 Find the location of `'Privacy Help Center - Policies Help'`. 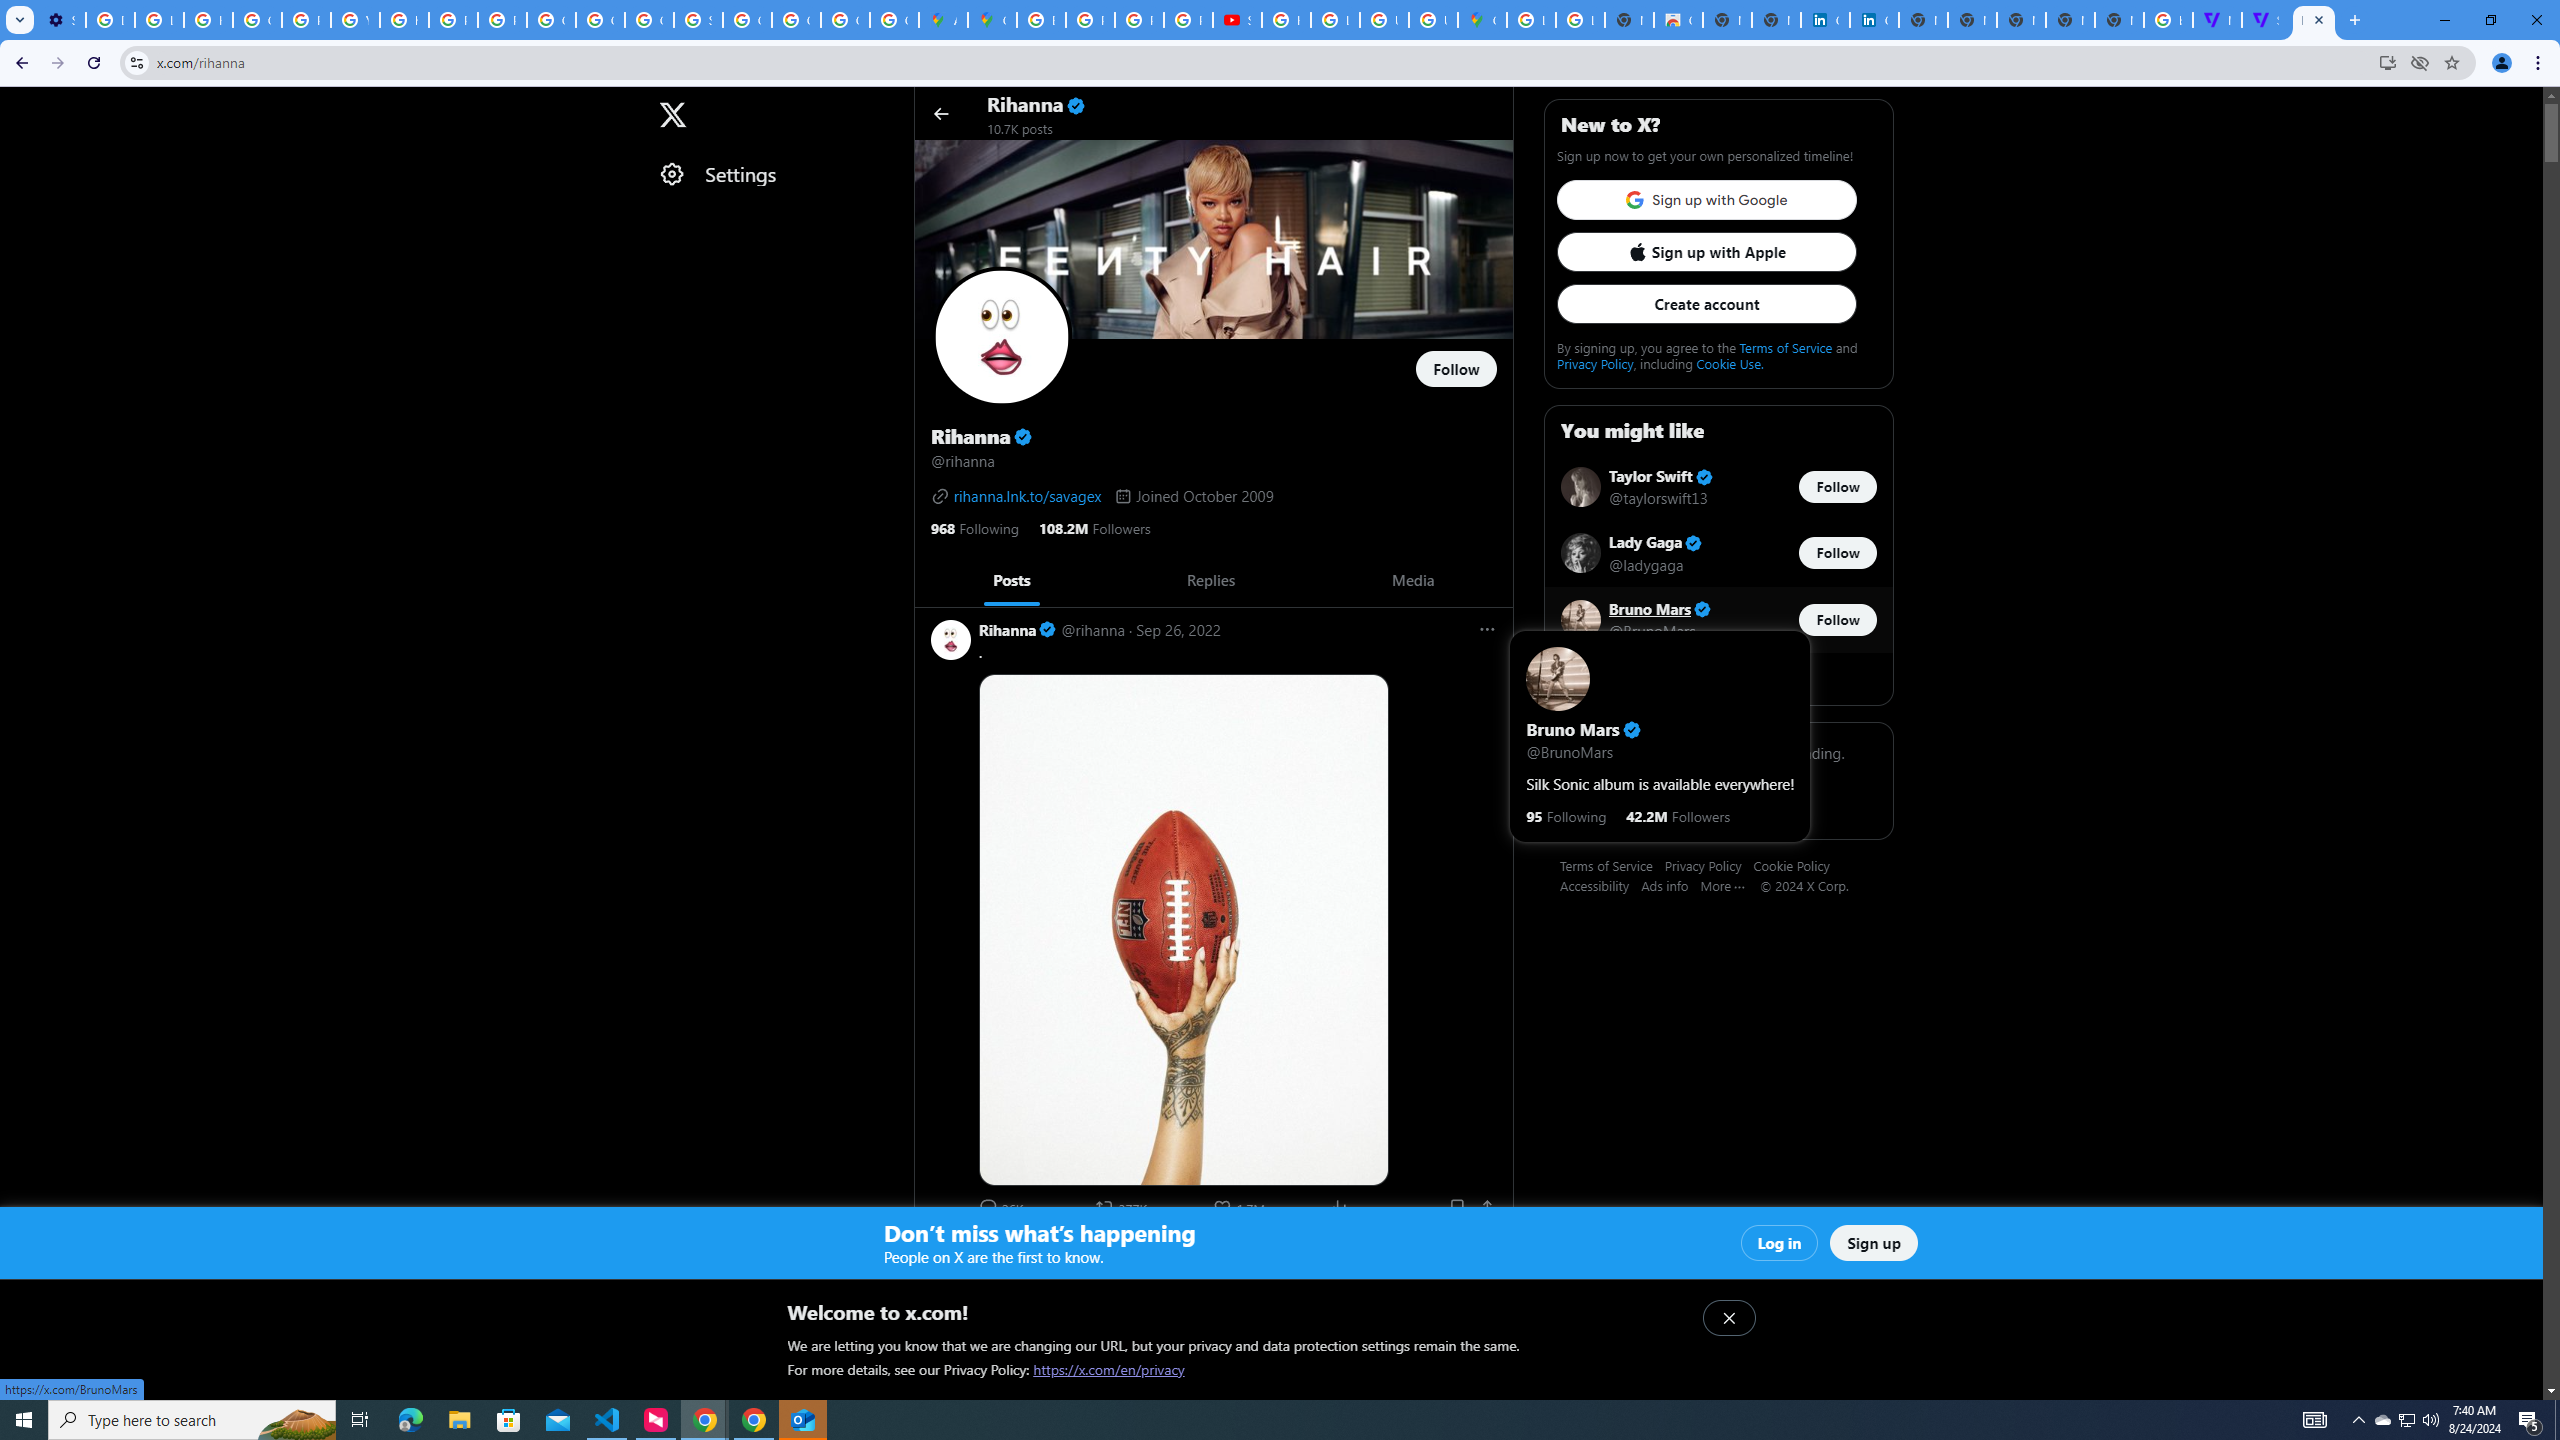

'Privacy Help Center - Policies Help' is located at coordinates (306, 19).